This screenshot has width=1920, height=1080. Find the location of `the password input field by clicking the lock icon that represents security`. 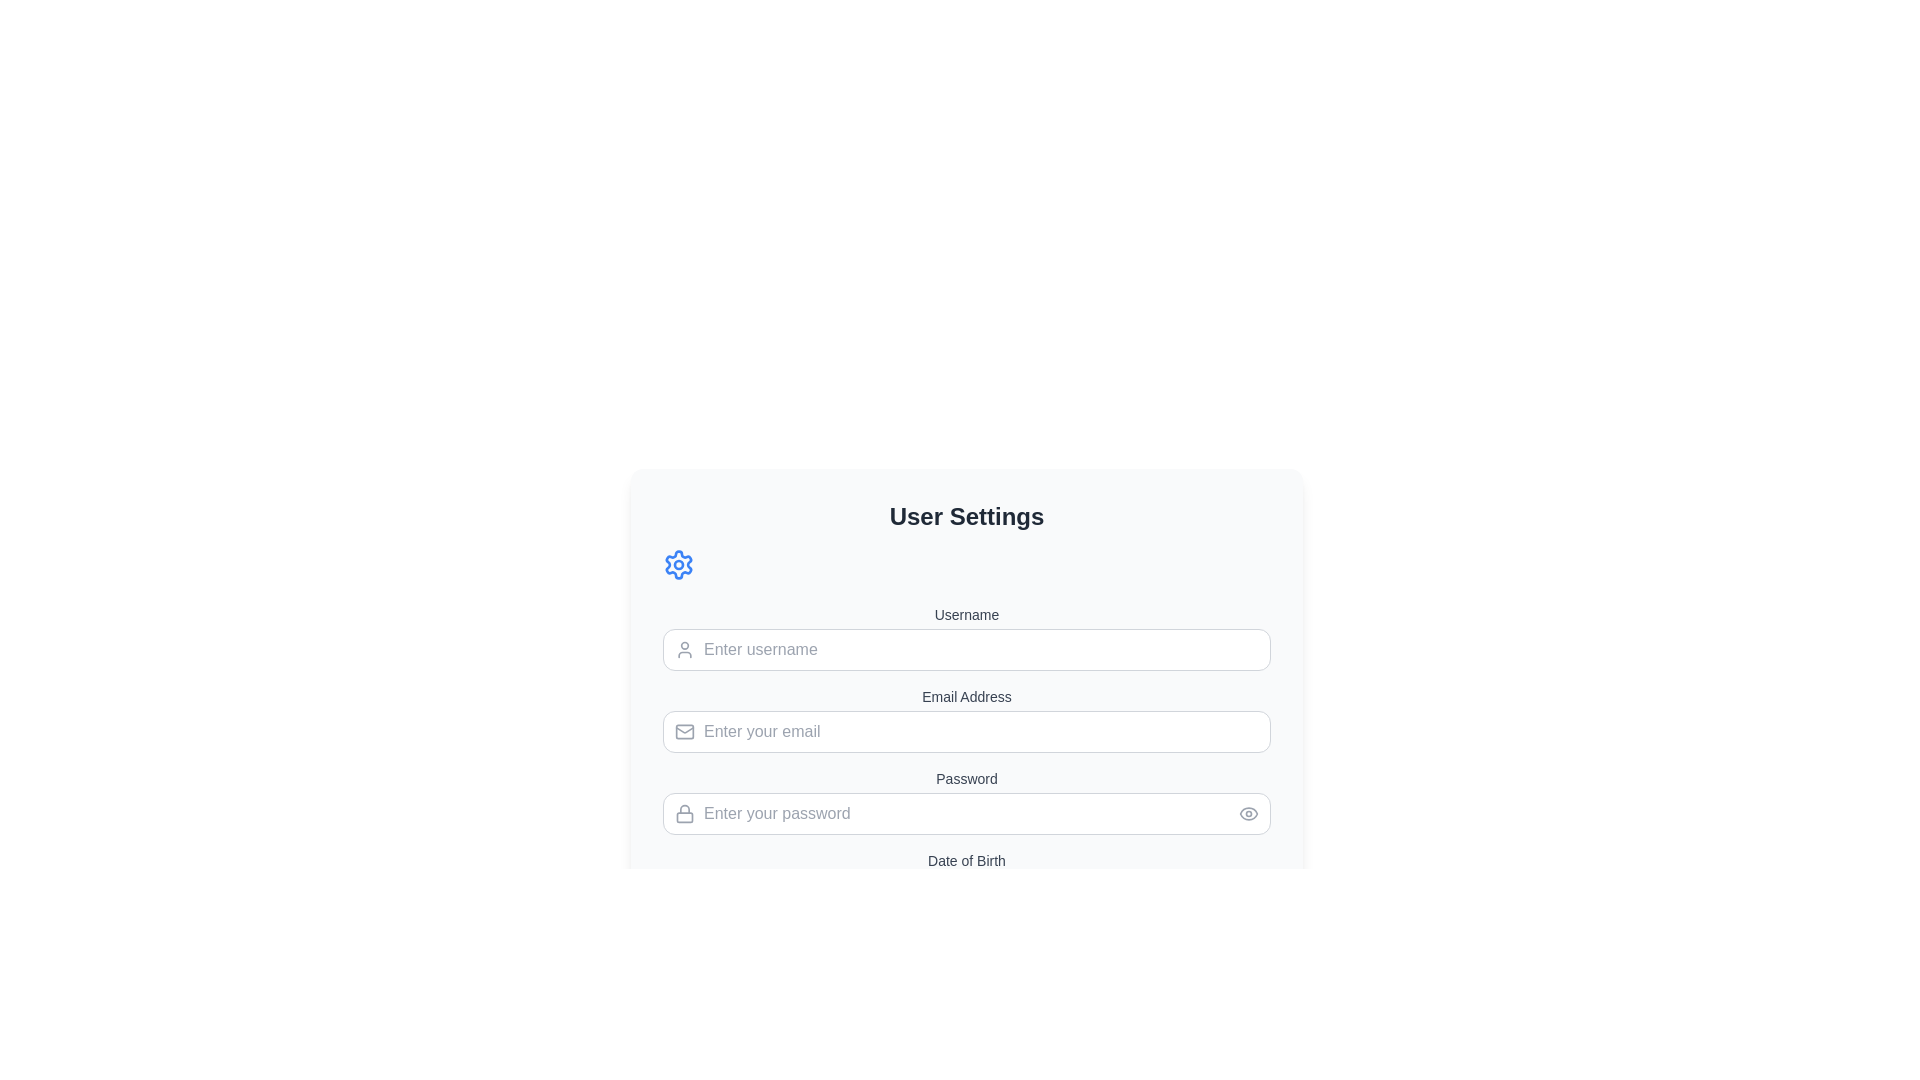

the password input field by clicking the lock icon that represents security is located at coordinates (685, 813).